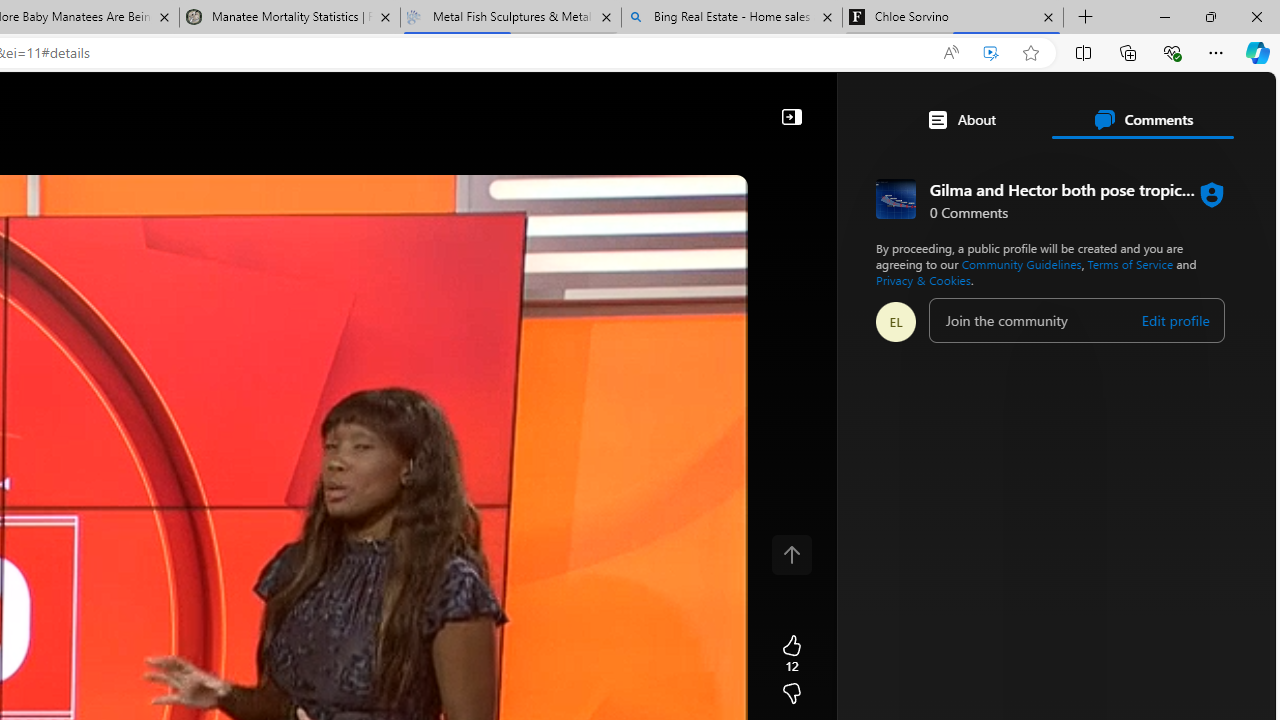 Image resolution: width=1280 pixels, height=720 pixels. I want to click on 'comment-box', so click(1076, 319).